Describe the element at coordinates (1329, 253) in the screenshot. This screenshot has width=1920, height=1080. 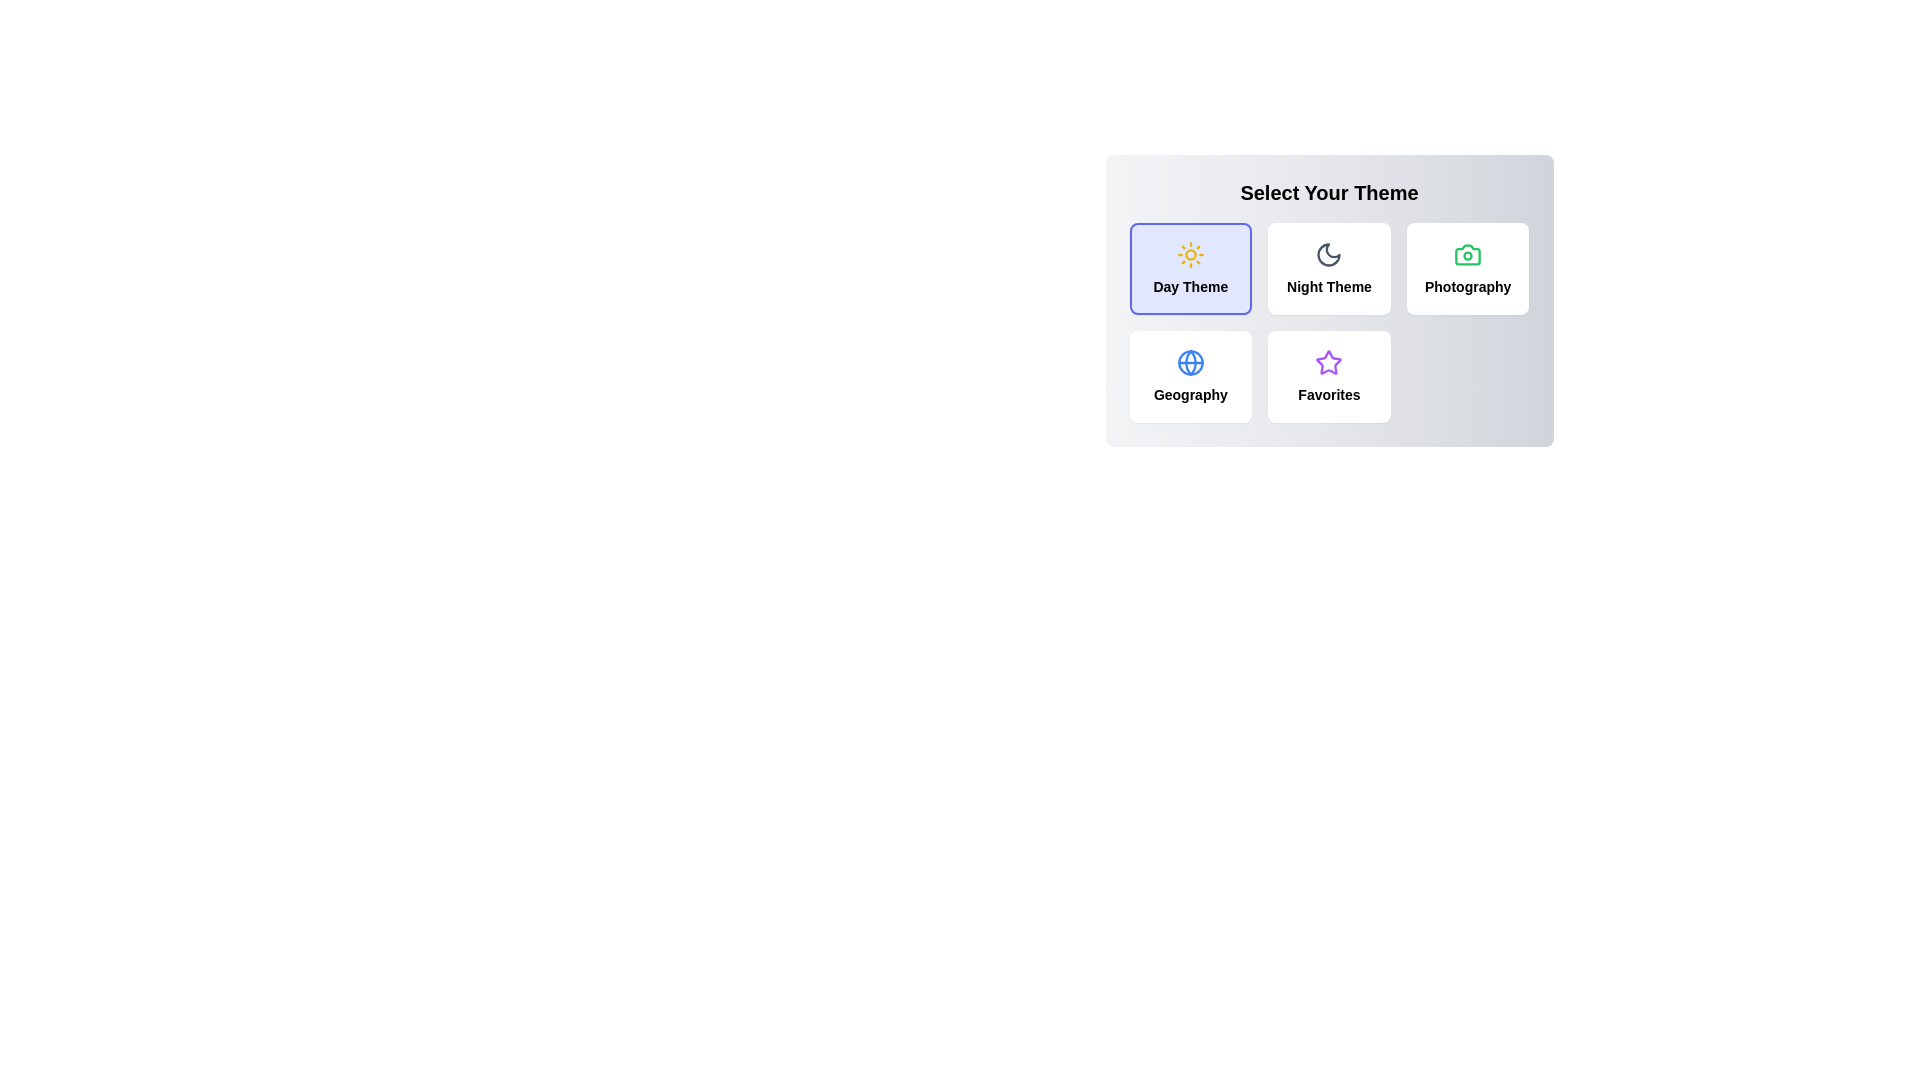
I see `the crescent moon icon within the 'Night Theme' button` at that location.